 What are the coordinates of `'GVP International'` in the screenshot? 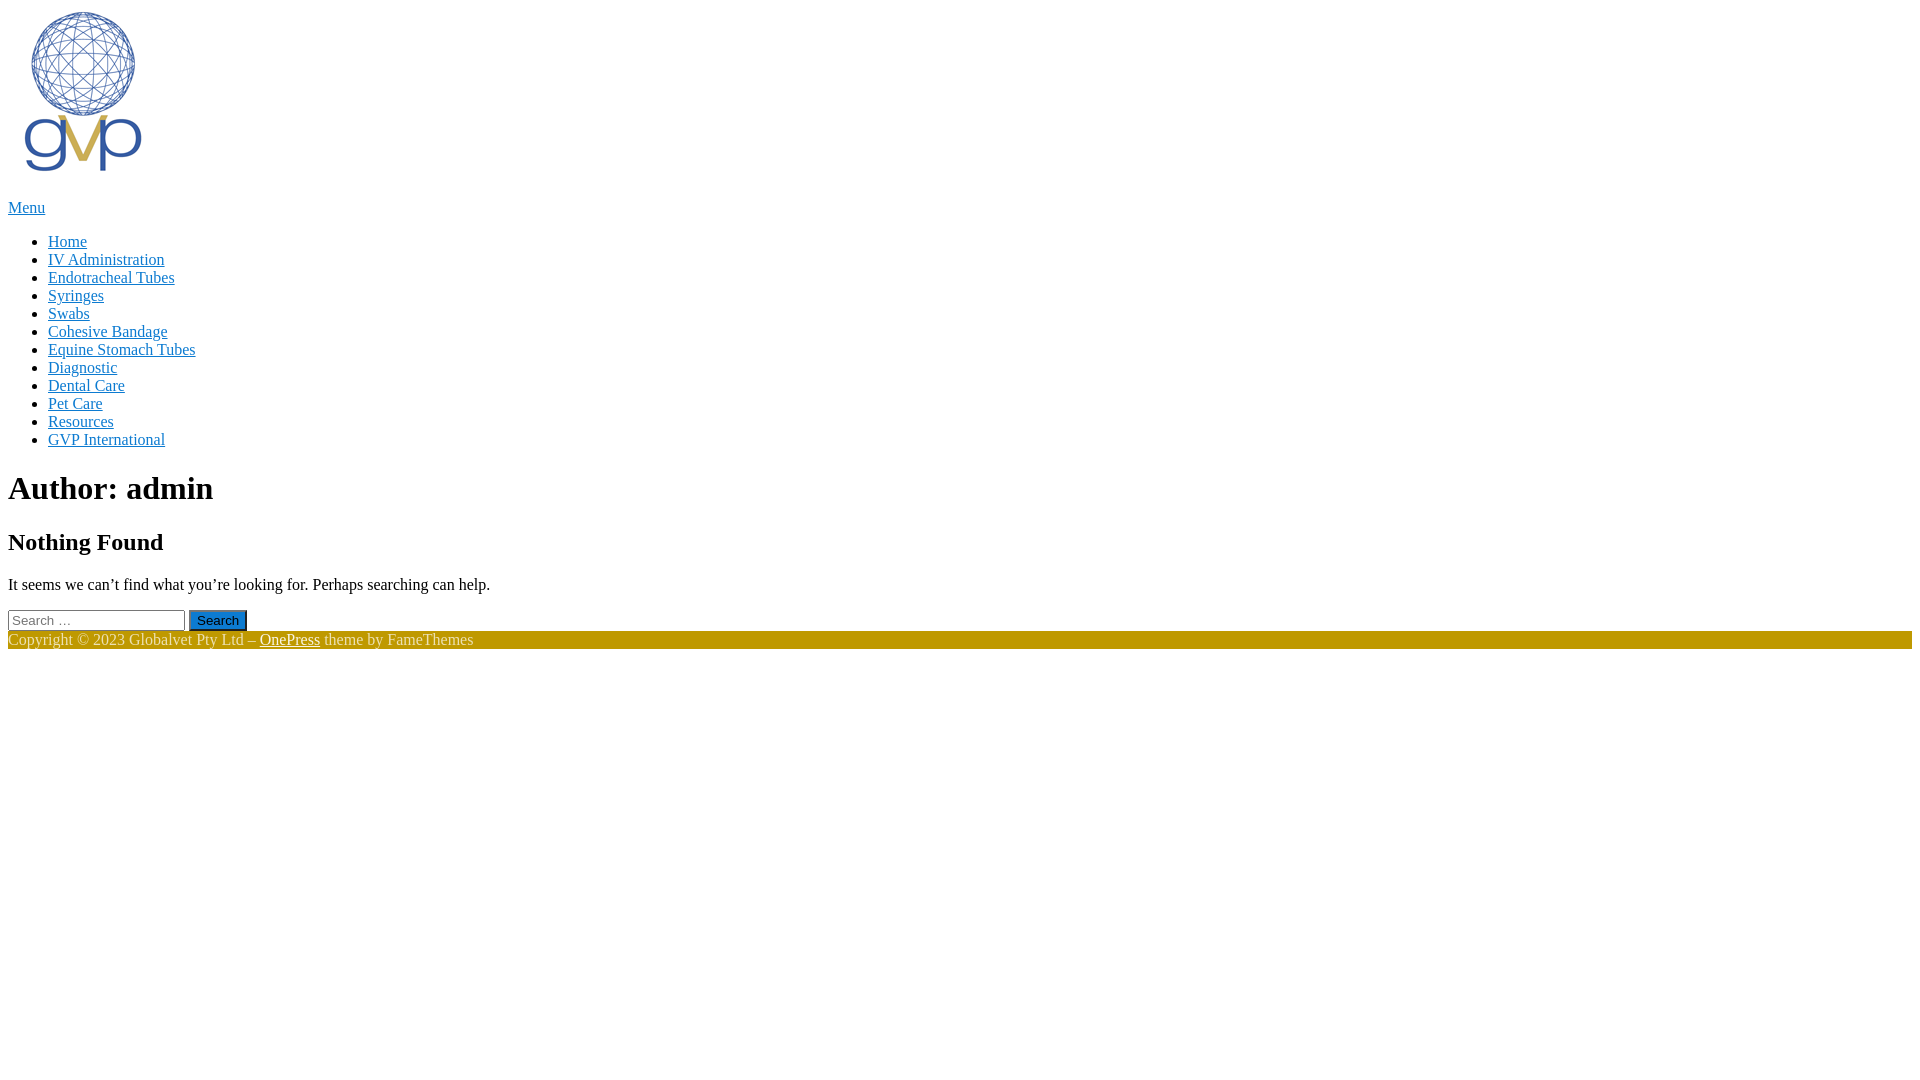 It's located at (105, 438).